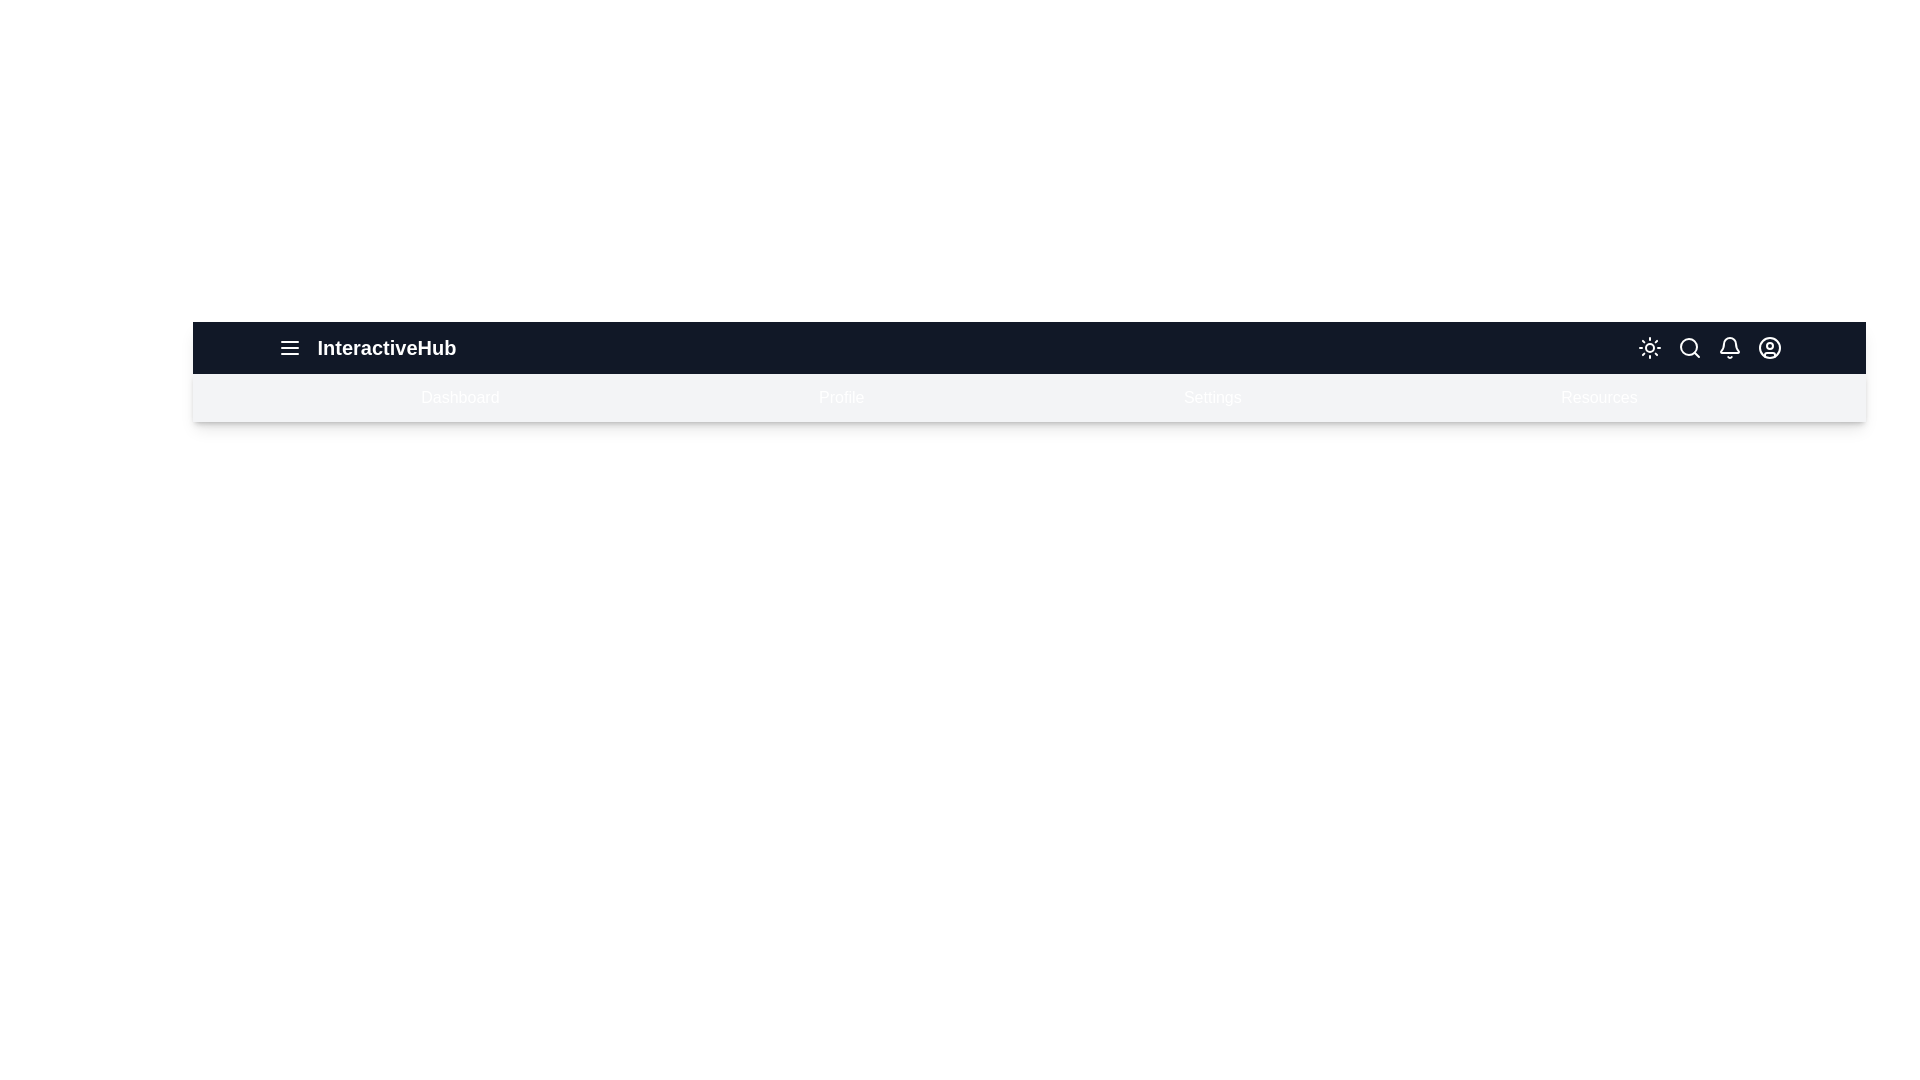 The image size is (1920, 1080). I want to click on the search icon to activate the search functionality, so click(1688, 346).